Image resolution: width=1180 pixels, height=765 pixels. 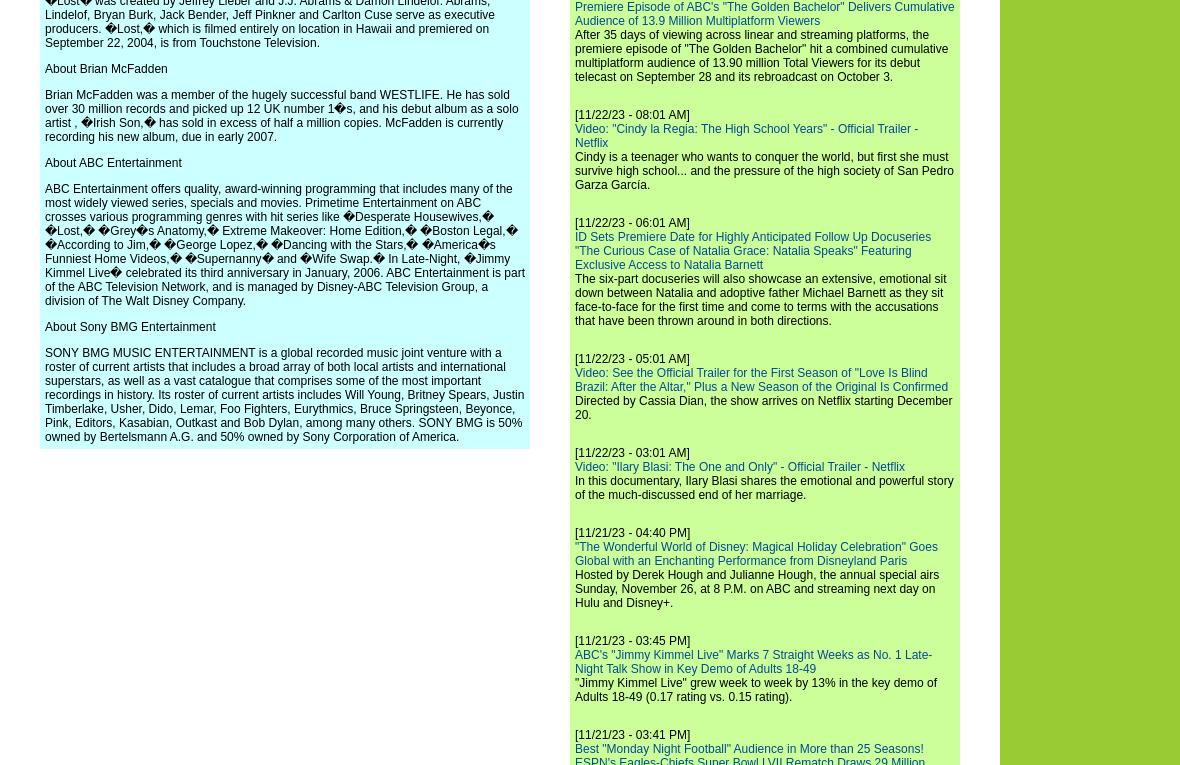 What do you see at coordinates (756, 689) in the screenshot?
I see `'"Jimmy Kimmel Live" grew week to week by 13% in the key demo of Adults 18-49 (0.17 rating vs. 0.15 rating).'` at bounding box center [756, 689].